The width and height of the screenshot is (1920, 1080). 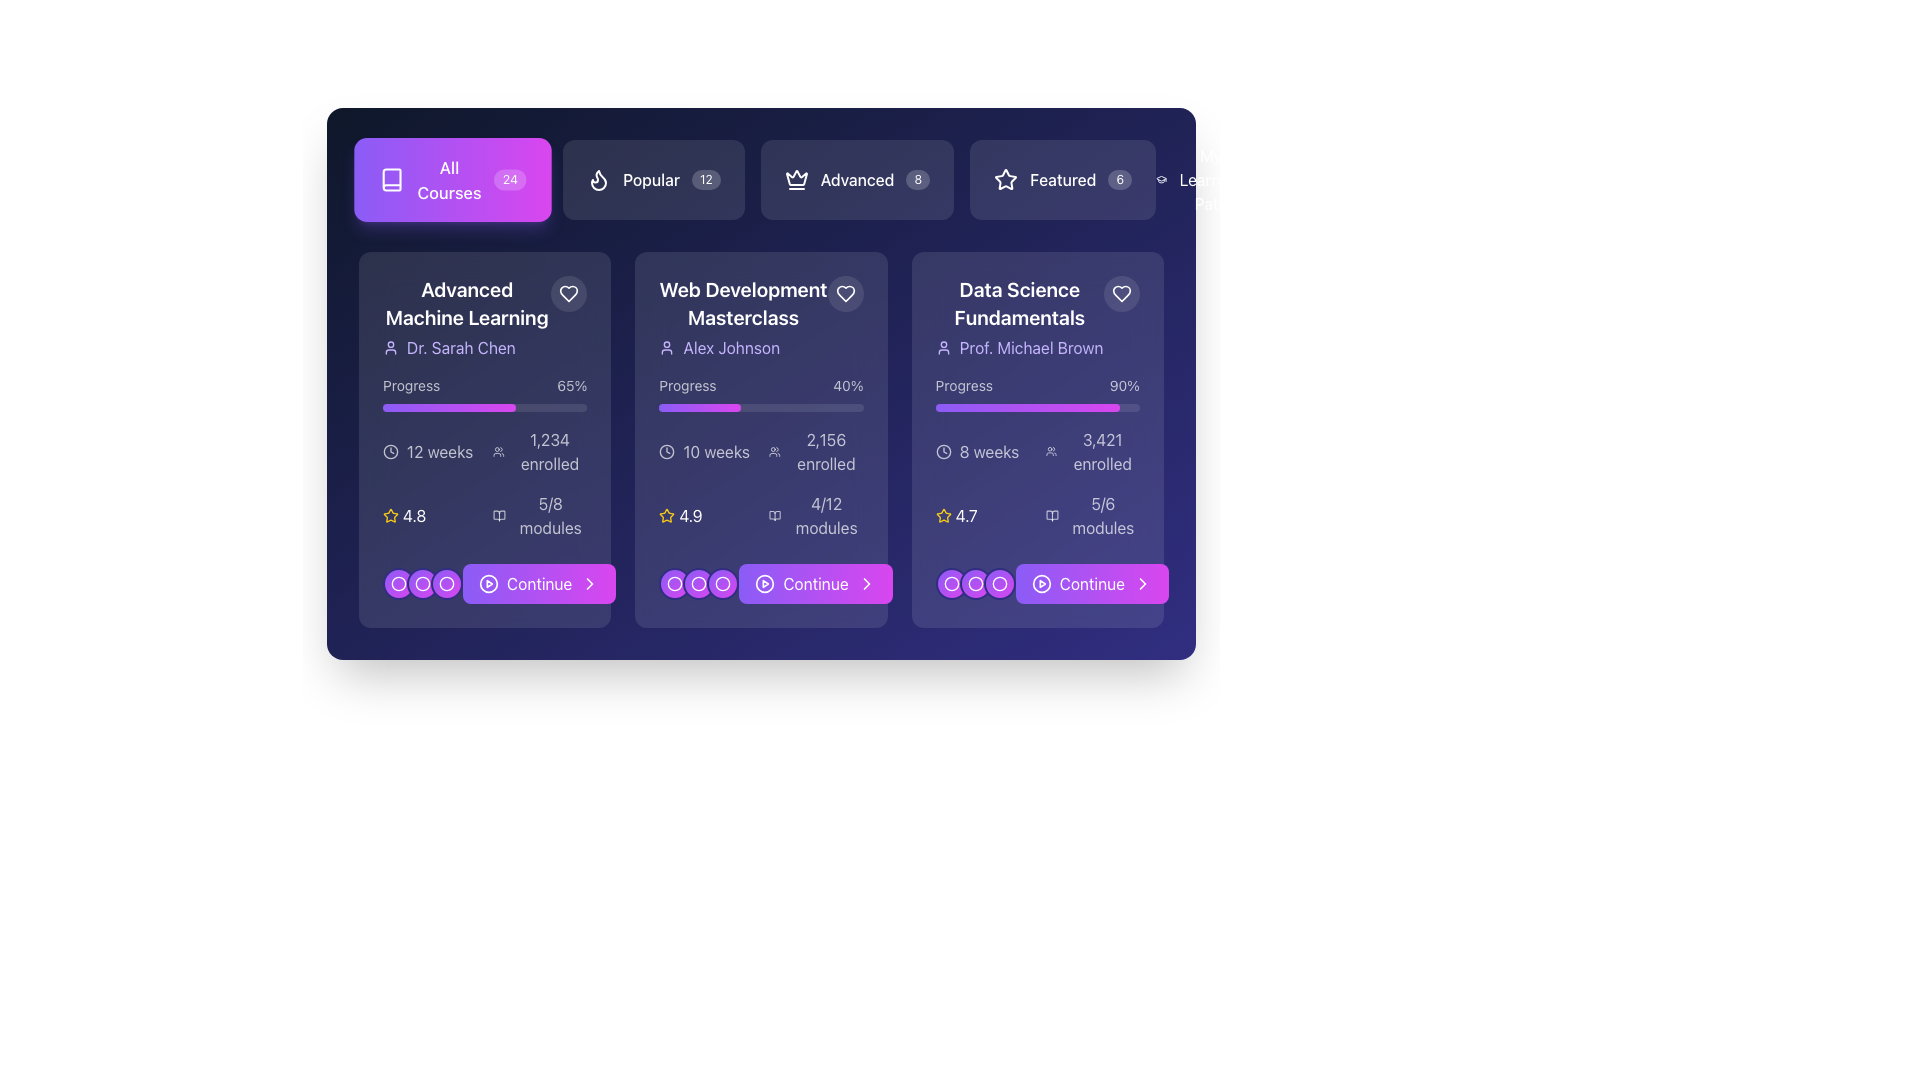 I want to click on the favorite icon button located in the upper-right corner of the 'Web Development Masterclass' card, so click(x=845, y=293).